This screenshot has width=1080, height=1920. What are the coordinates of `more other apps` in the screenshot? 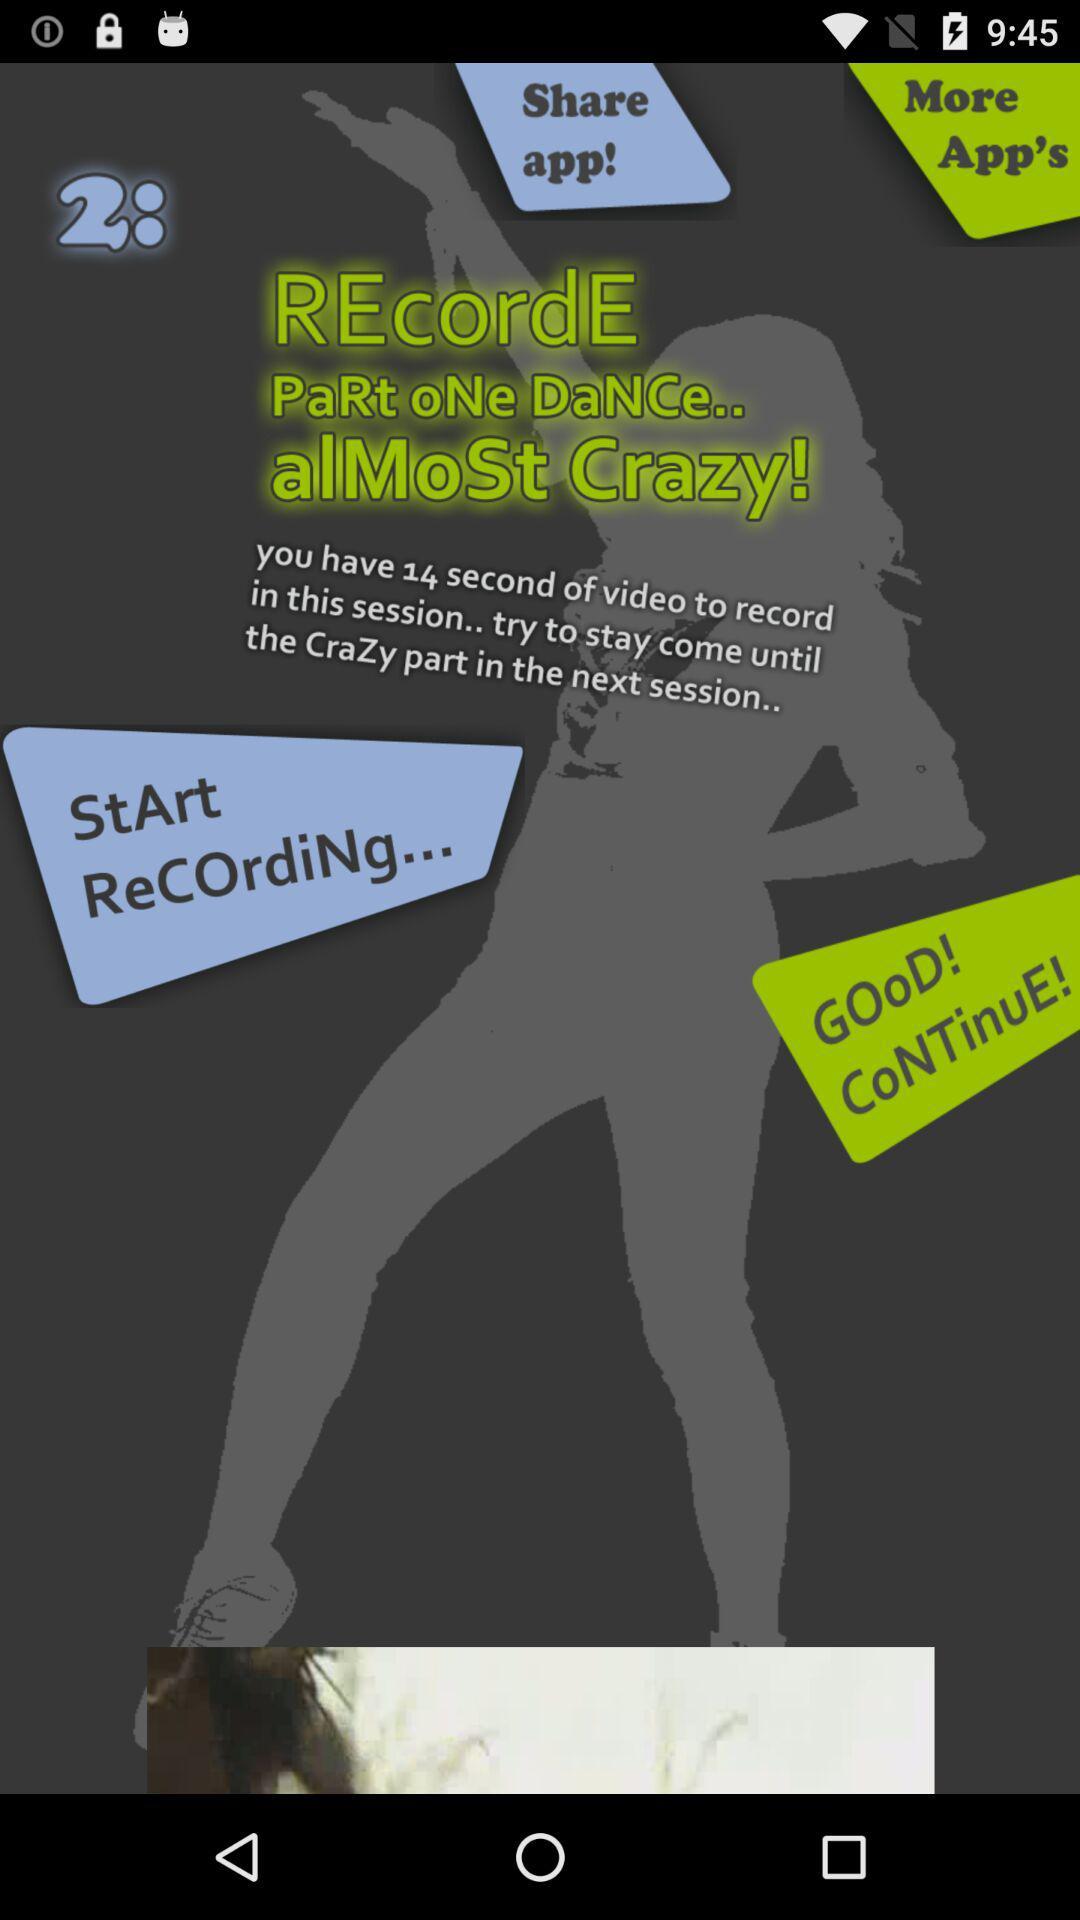 It's located at (960, 153).